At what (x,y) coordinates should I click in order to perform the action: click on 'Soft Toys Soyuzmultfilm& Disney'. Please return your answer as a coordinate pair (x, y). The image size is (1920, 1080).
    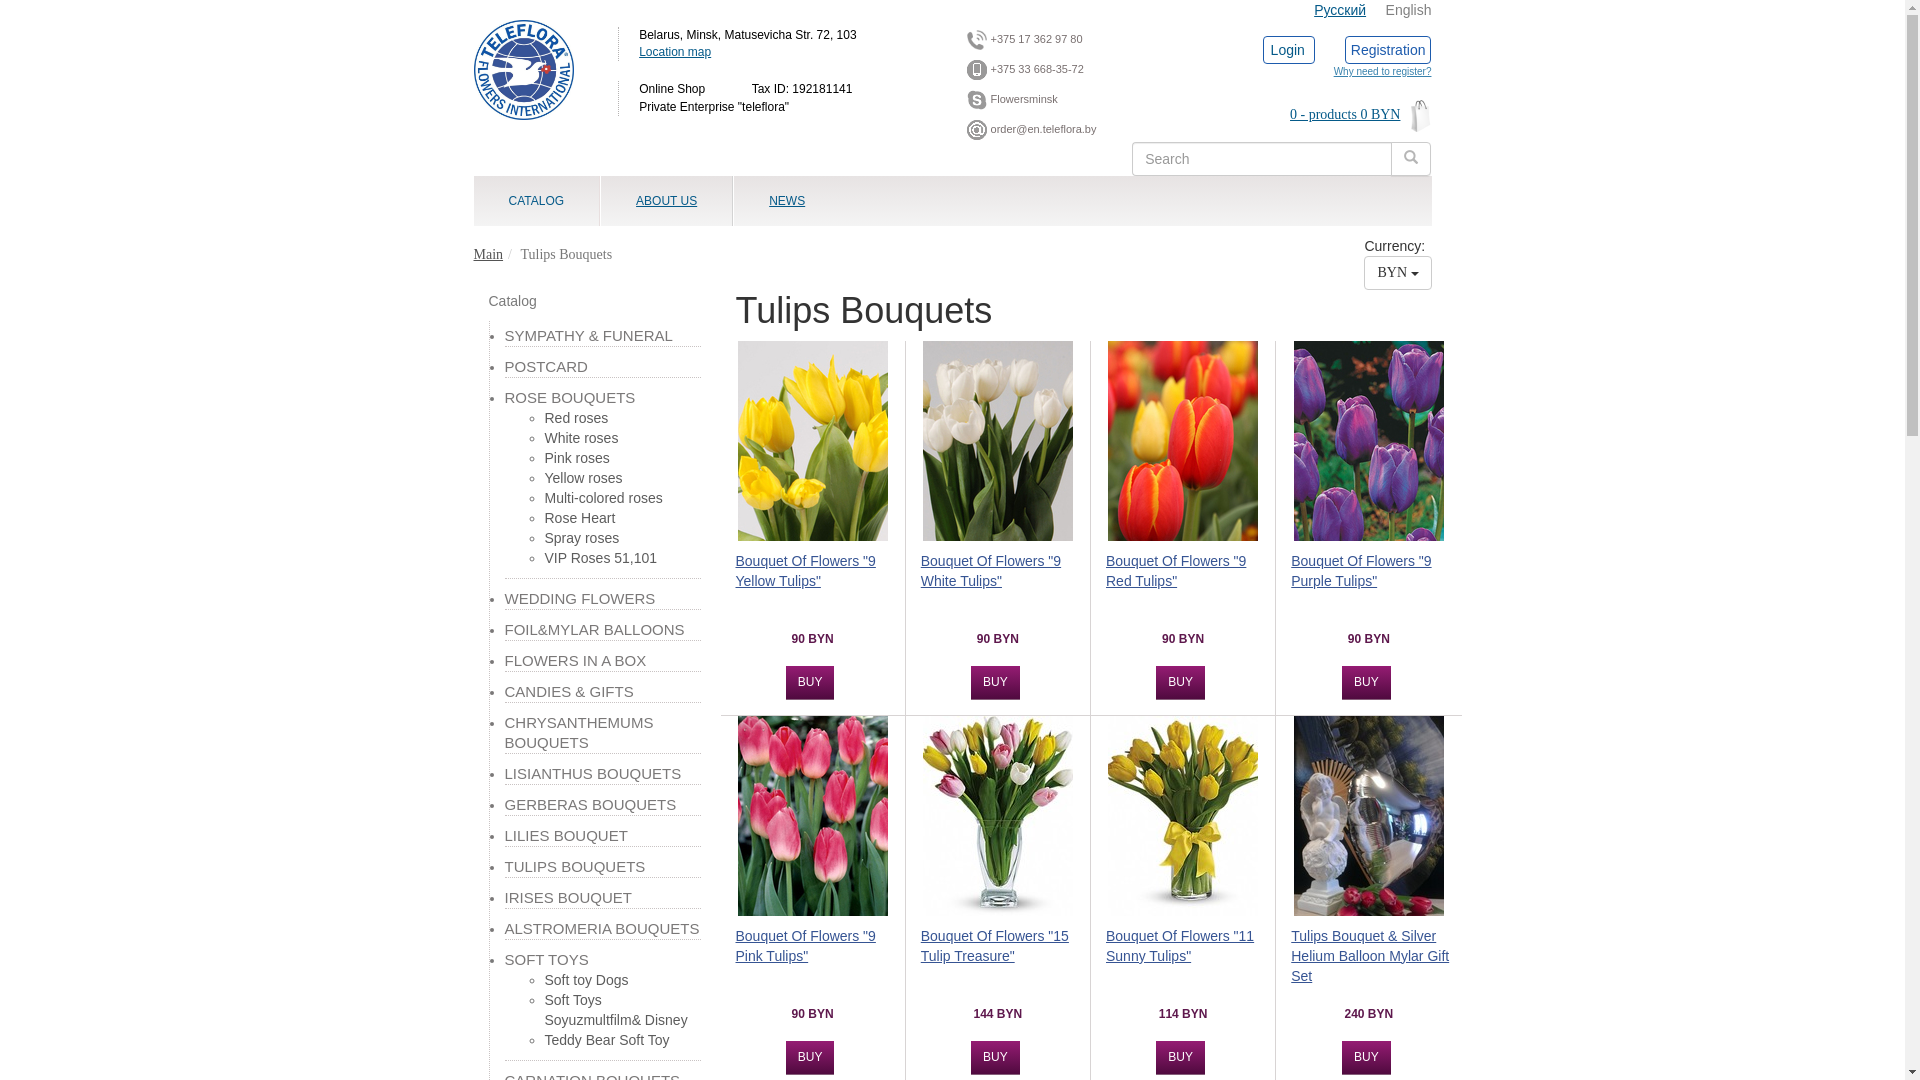
    Looking at the image, I should click on (614, 1010).